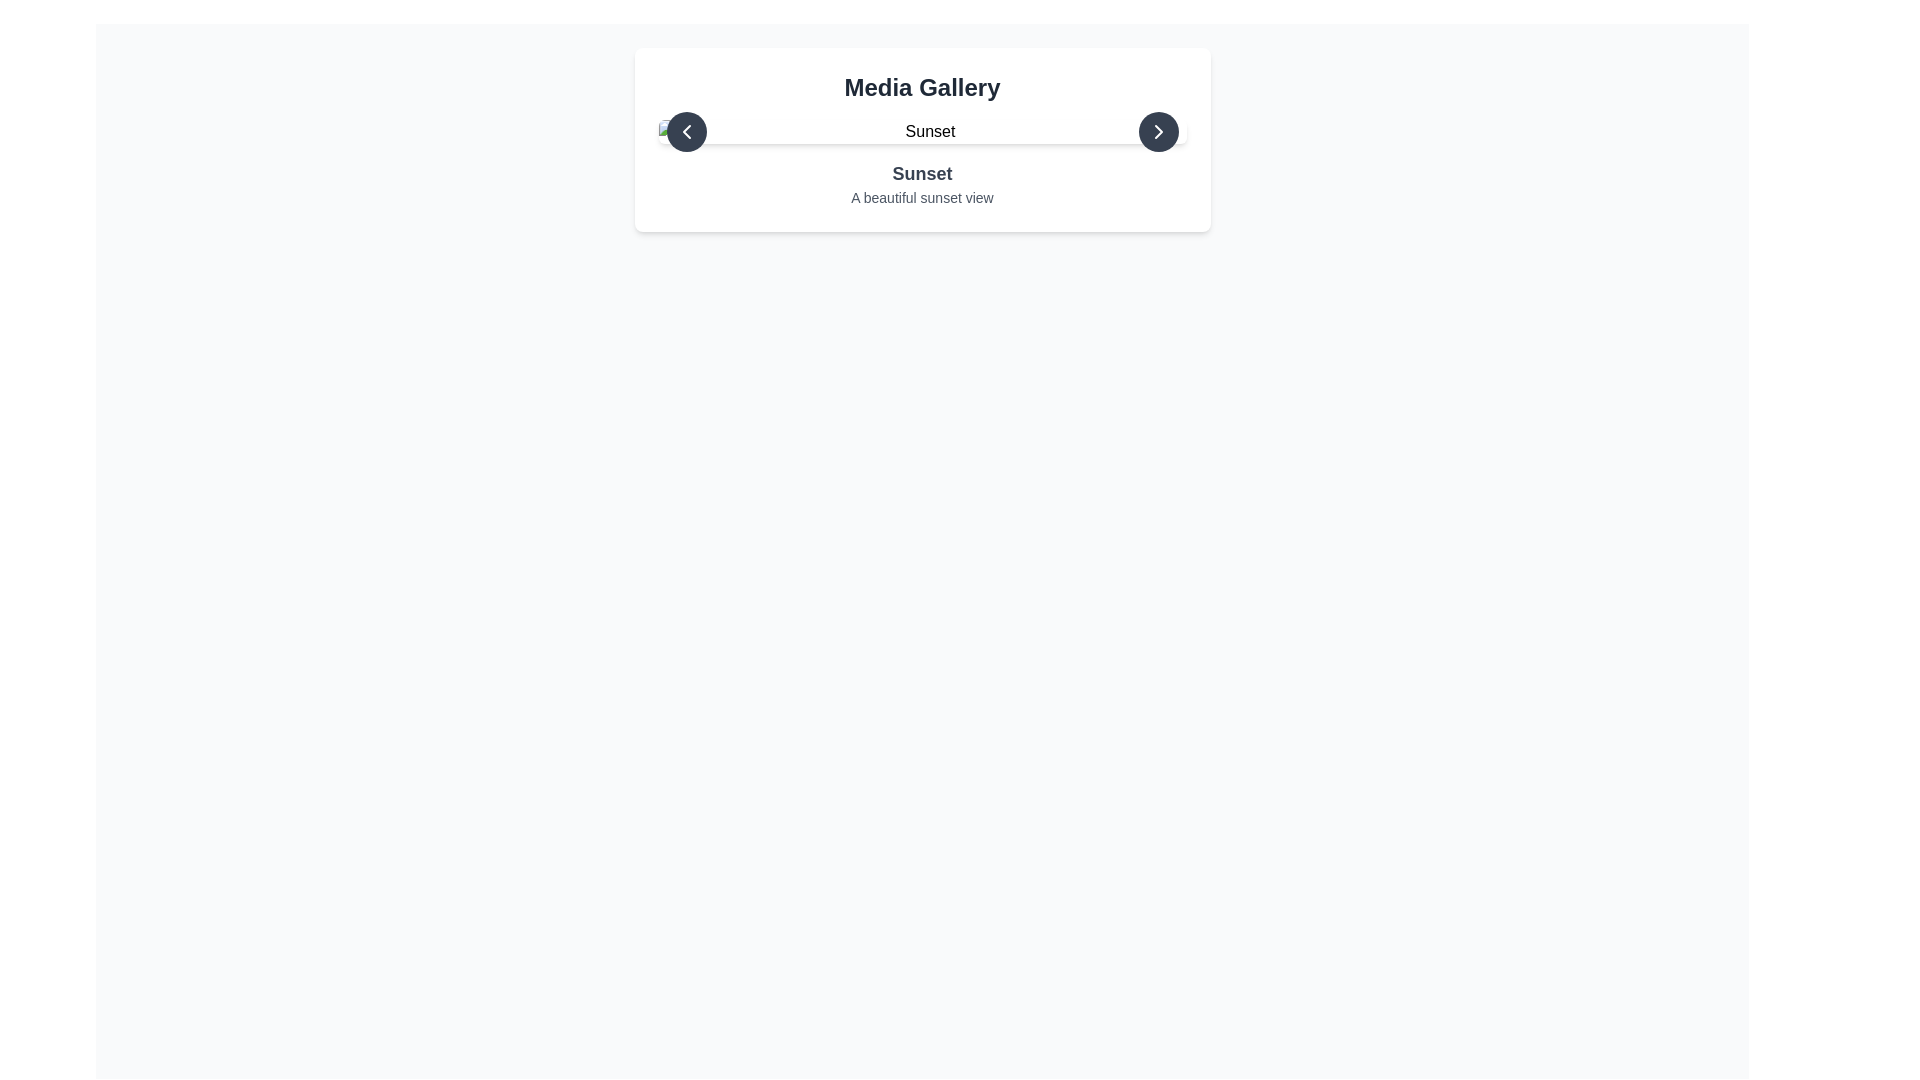 The width and height of the screenshot is (1920, 1080). What do you see at coordinates (686, 131) in the screenshot?
I see `the chevron icon within the circular button located at the far left of the media gallery navigation bar` at bounding box center [686, 131].